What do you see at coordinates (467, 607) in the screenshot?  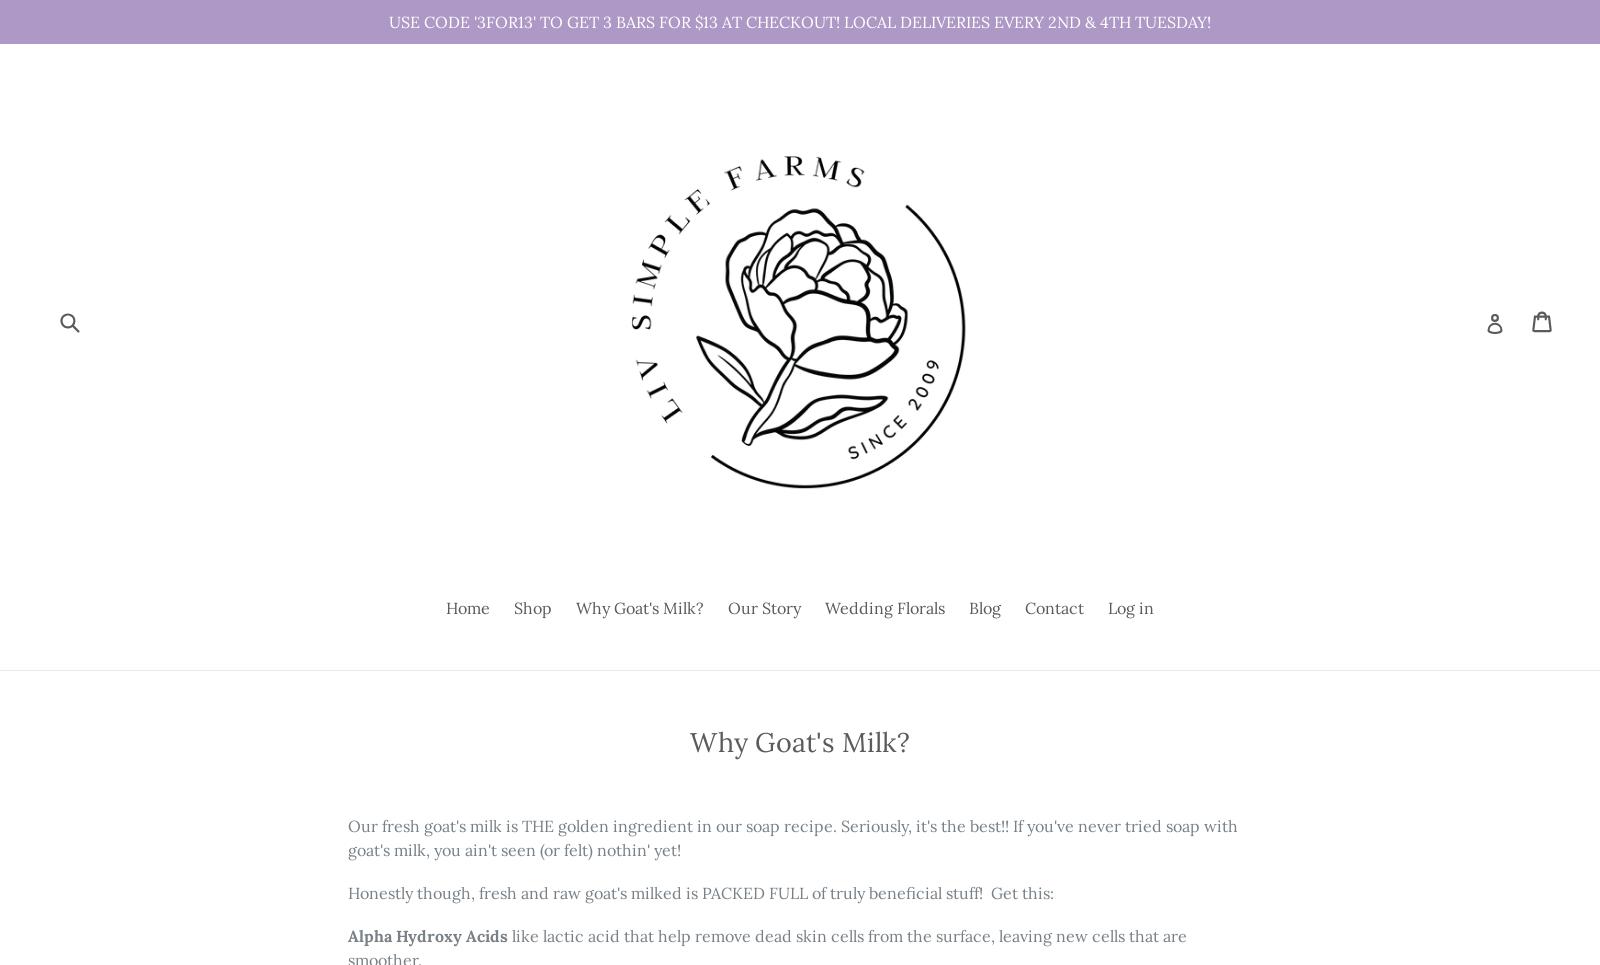 I see `'Home'` at bounding box center [467, 607].